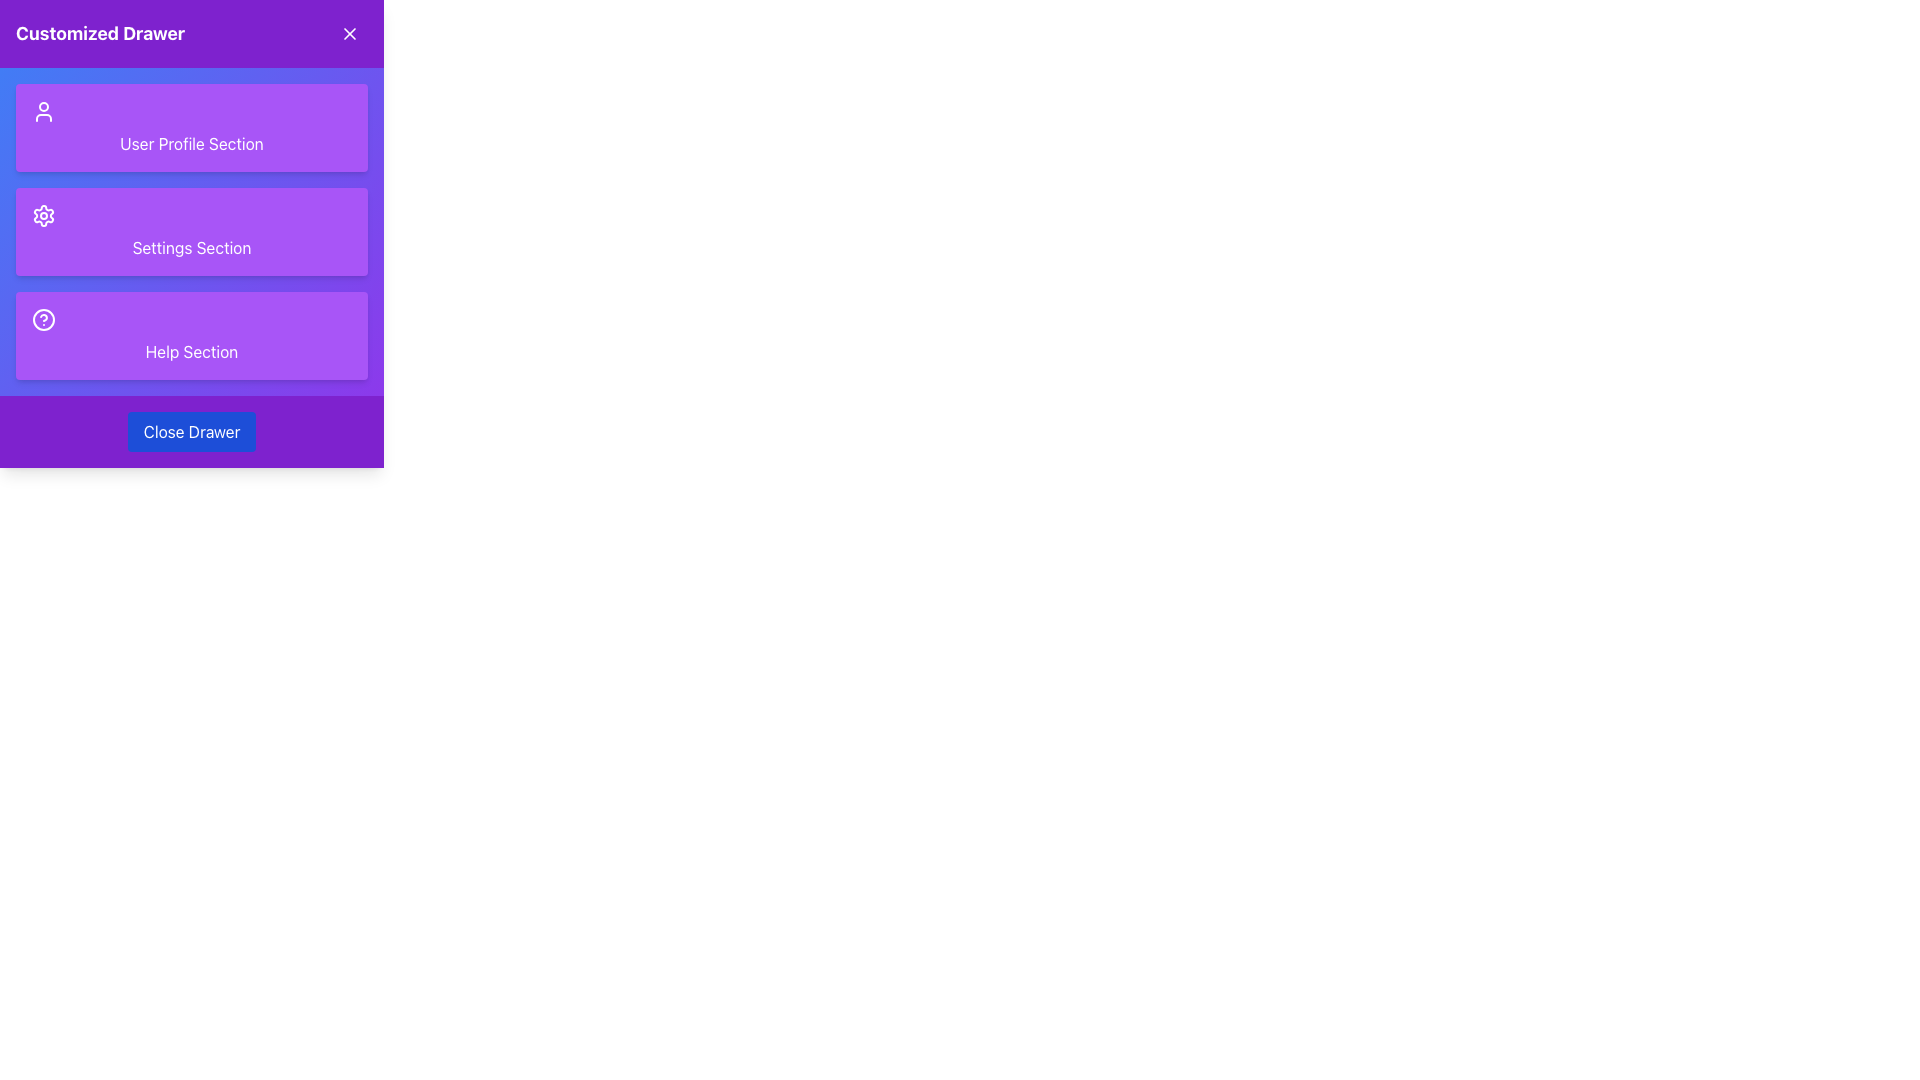 The width and height of the screenshot is (1920, 1080). What do you see at coordinates (192, 230) in the screenshot?
I see `the purple rectangular button labeled 'Settings Section'` at bounding box center [192, 230].